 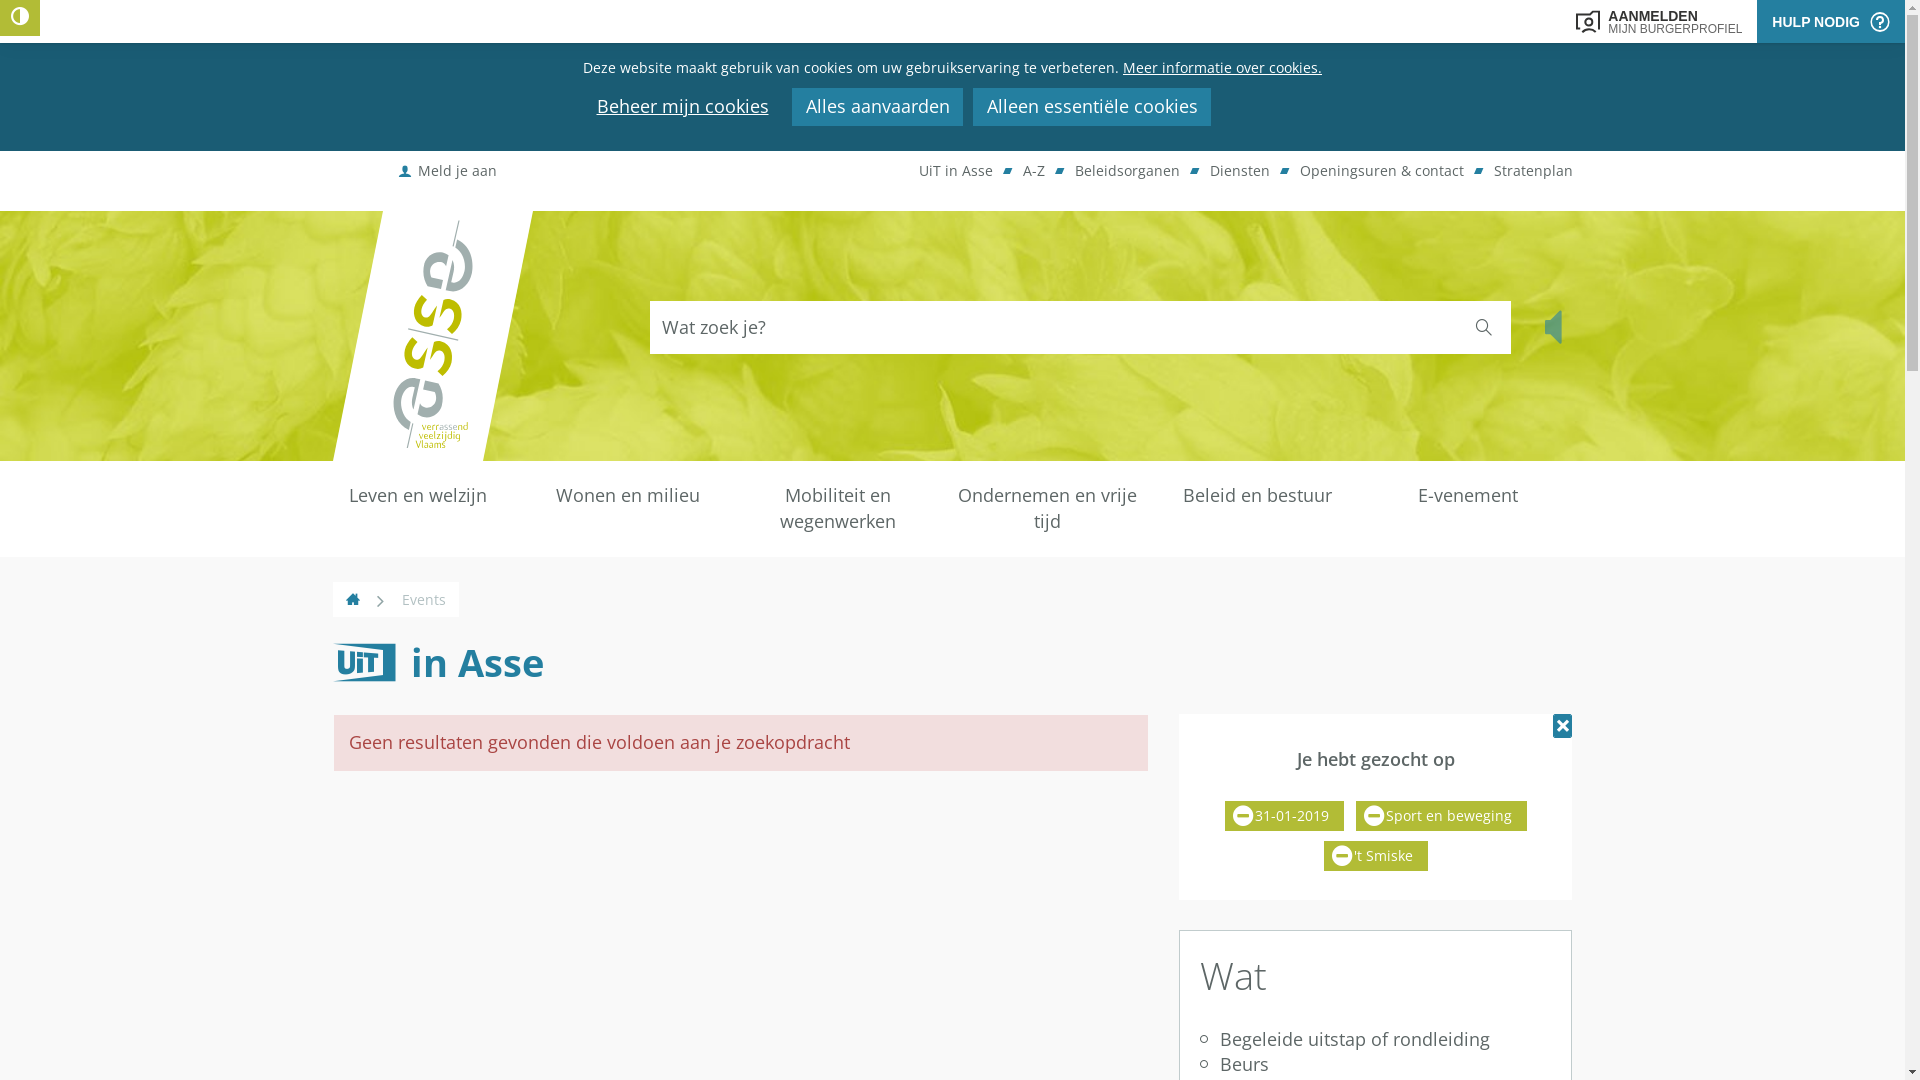 What do you see at coordinates (1238, 170) in the screenshot?
I see `'Diensten'` at bounding box center [1238, 170].